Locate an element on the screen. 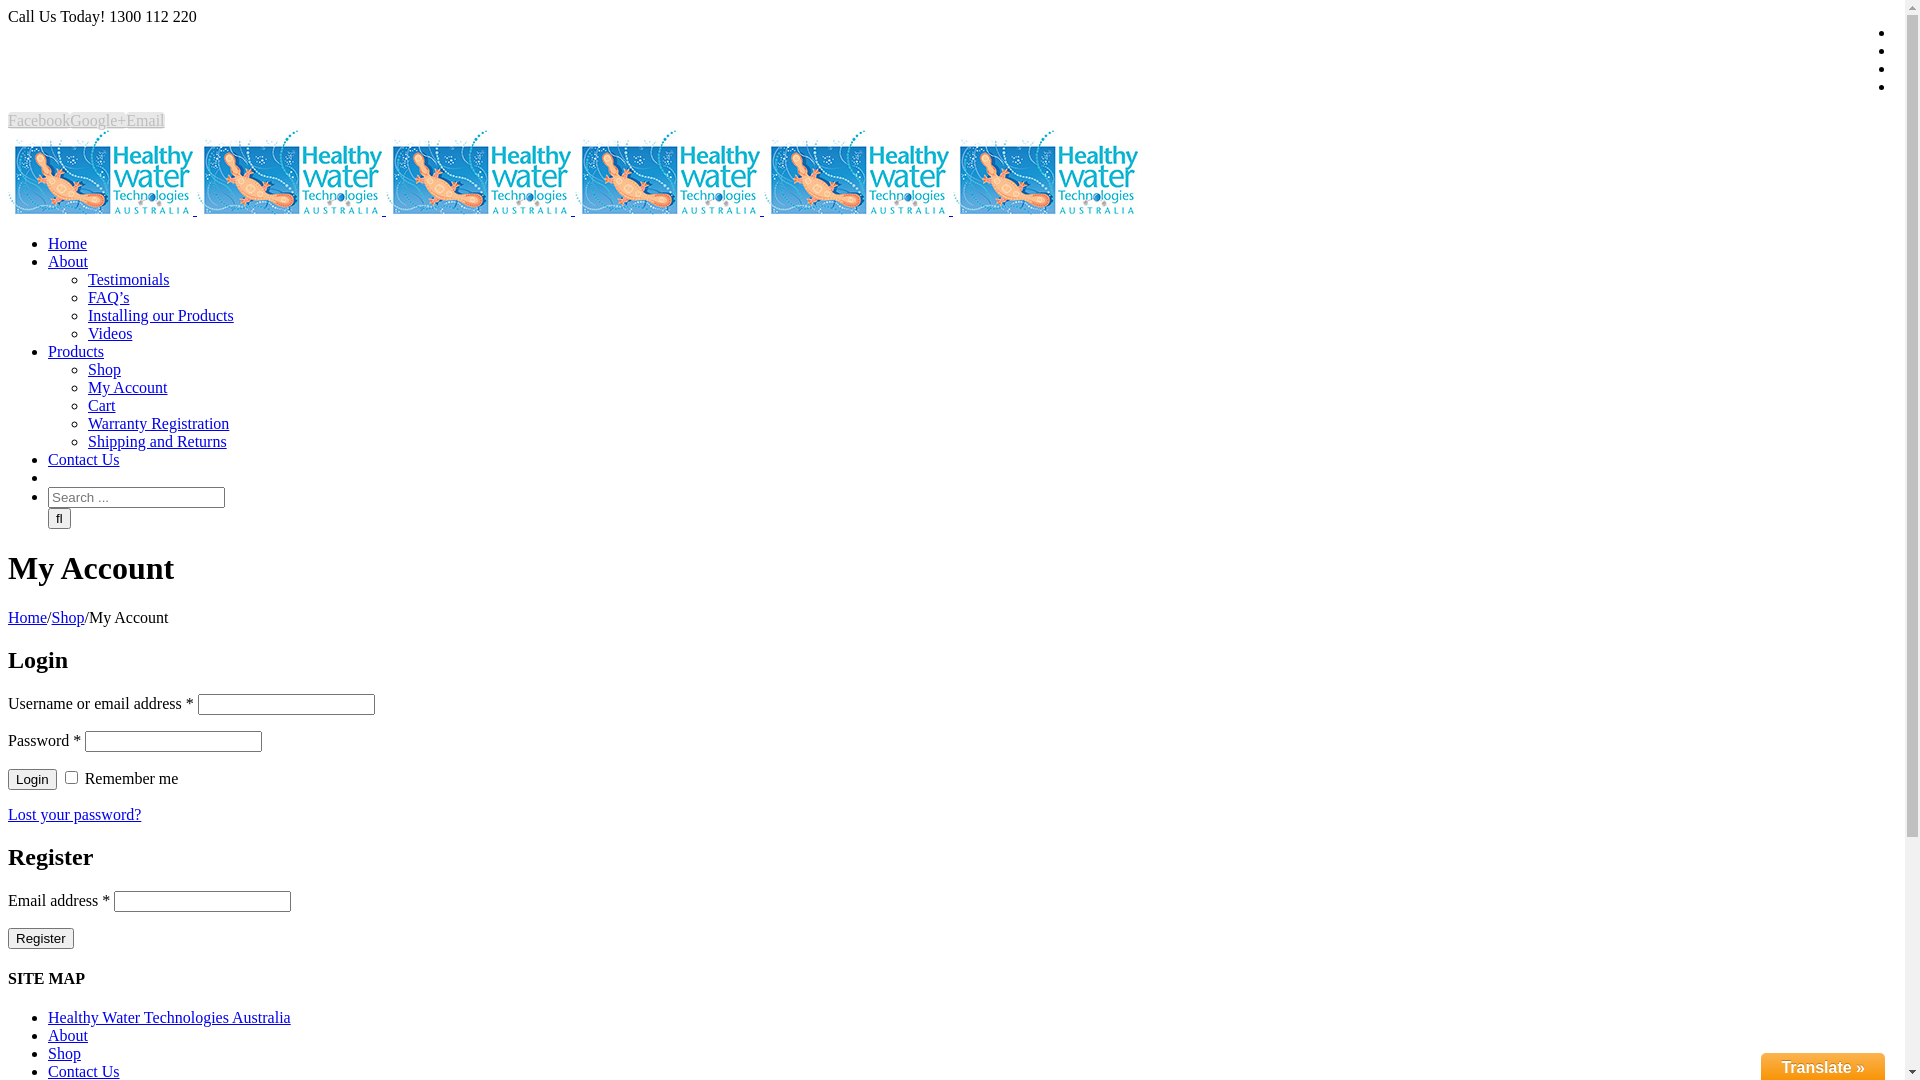  'Lost your password?' is located at coordinates (74, 814).